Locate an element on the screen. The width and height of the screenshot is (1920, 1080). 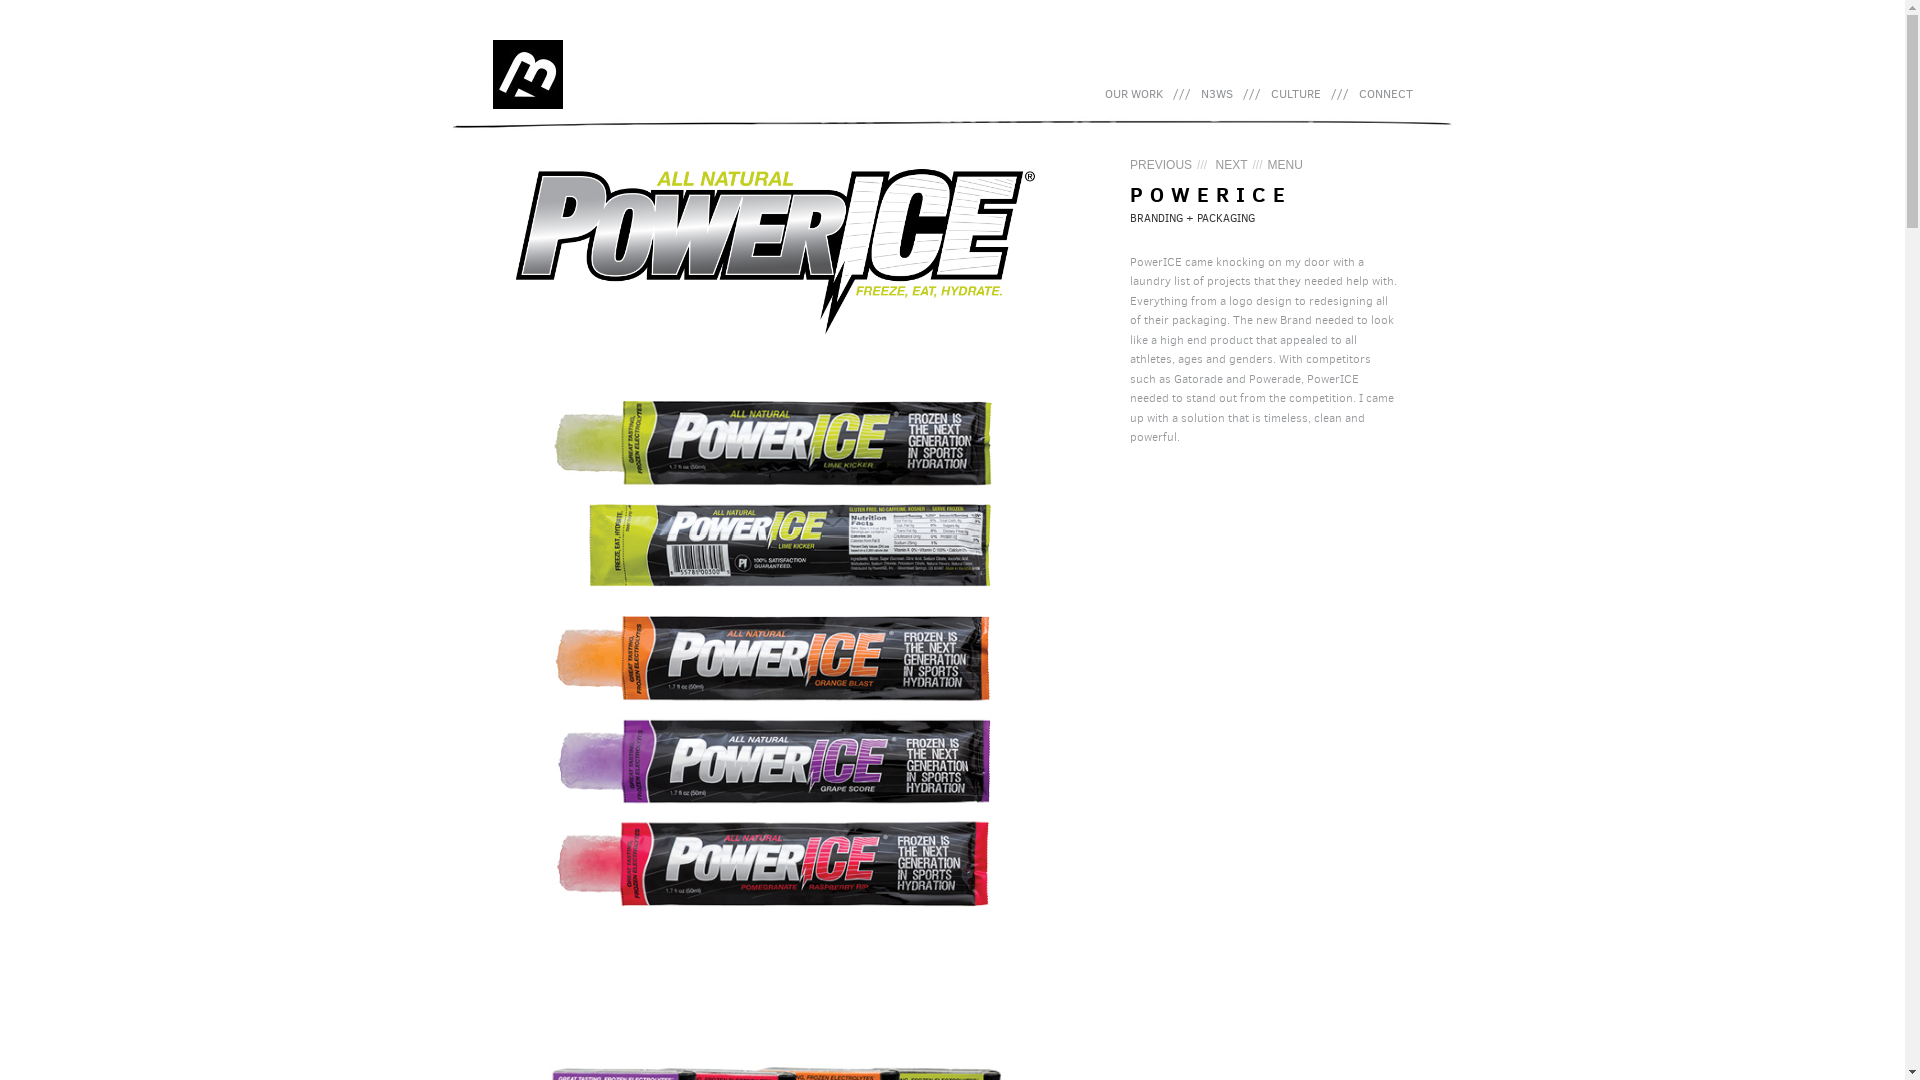
'///' is located at coordinates (1251, 95).